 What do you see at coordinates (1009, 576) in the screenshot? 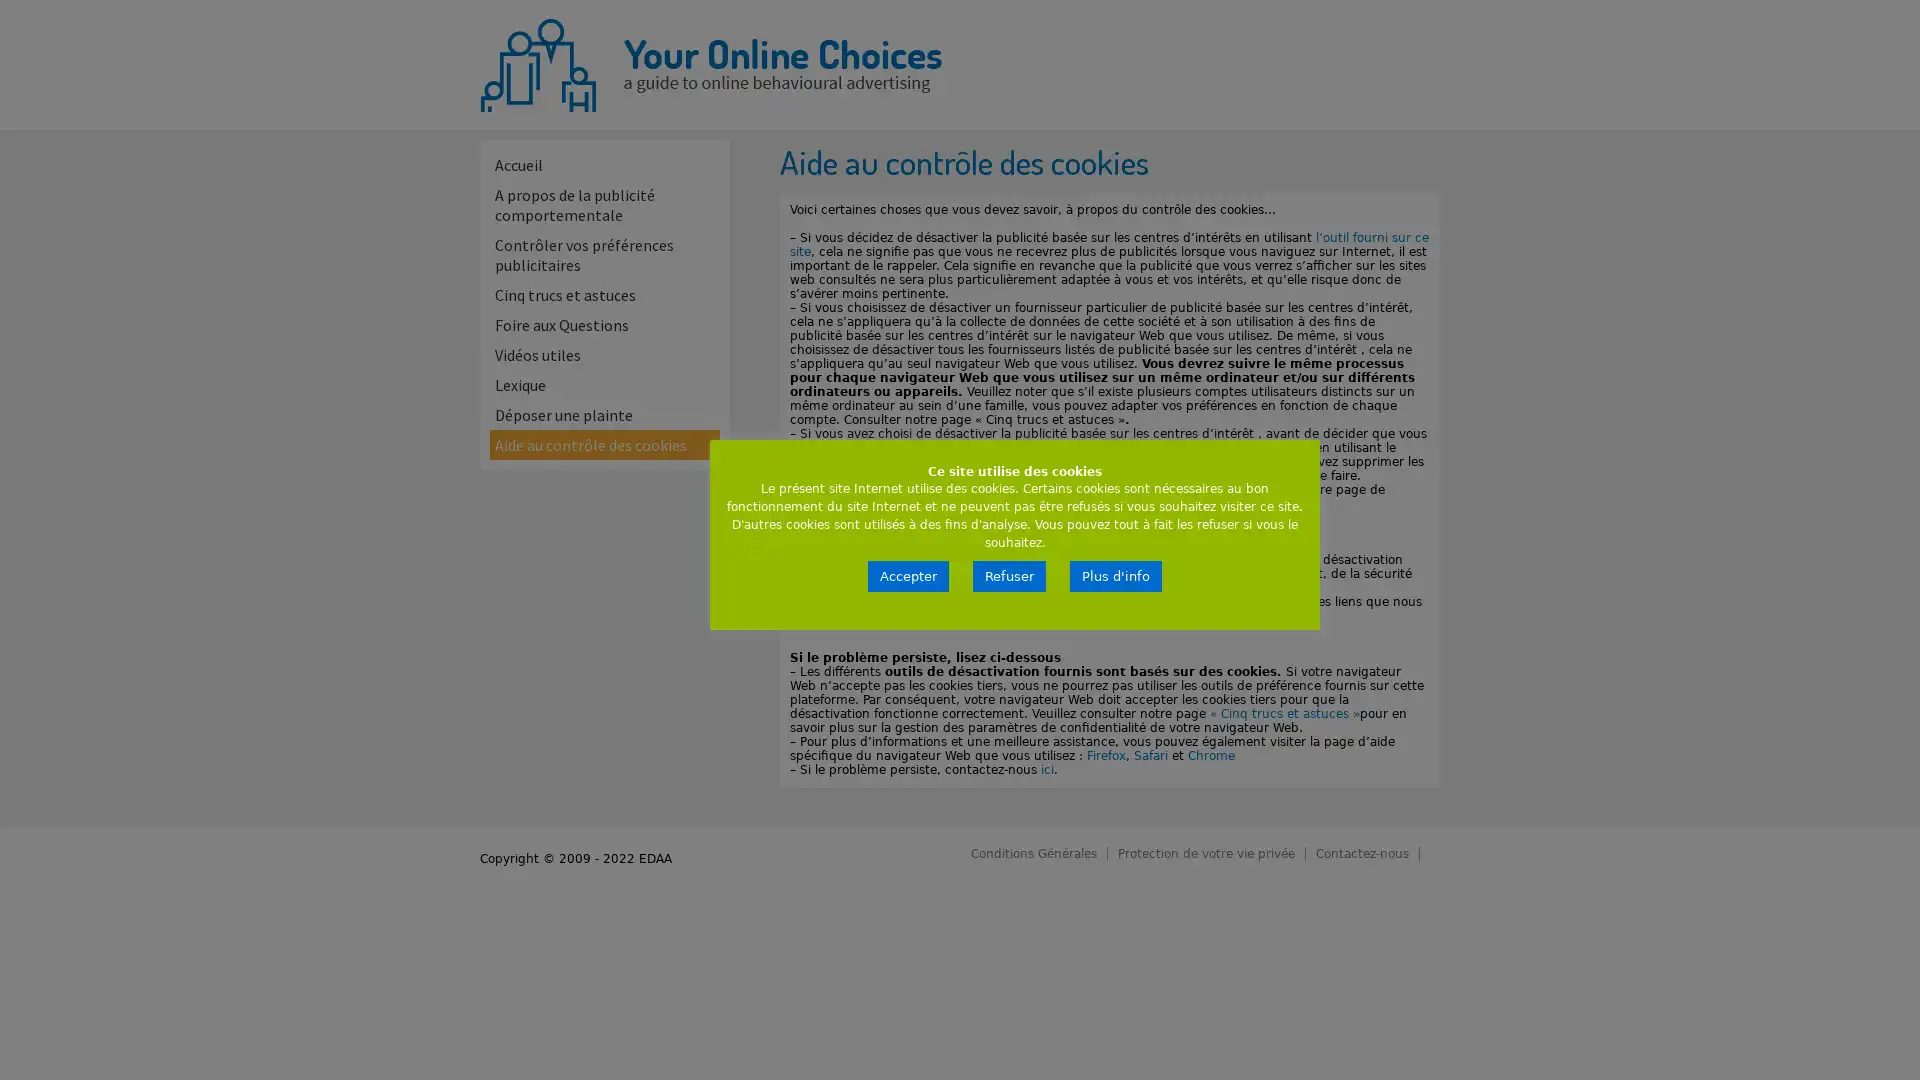
I see `Refuser` at bounding box center [1009, 576].